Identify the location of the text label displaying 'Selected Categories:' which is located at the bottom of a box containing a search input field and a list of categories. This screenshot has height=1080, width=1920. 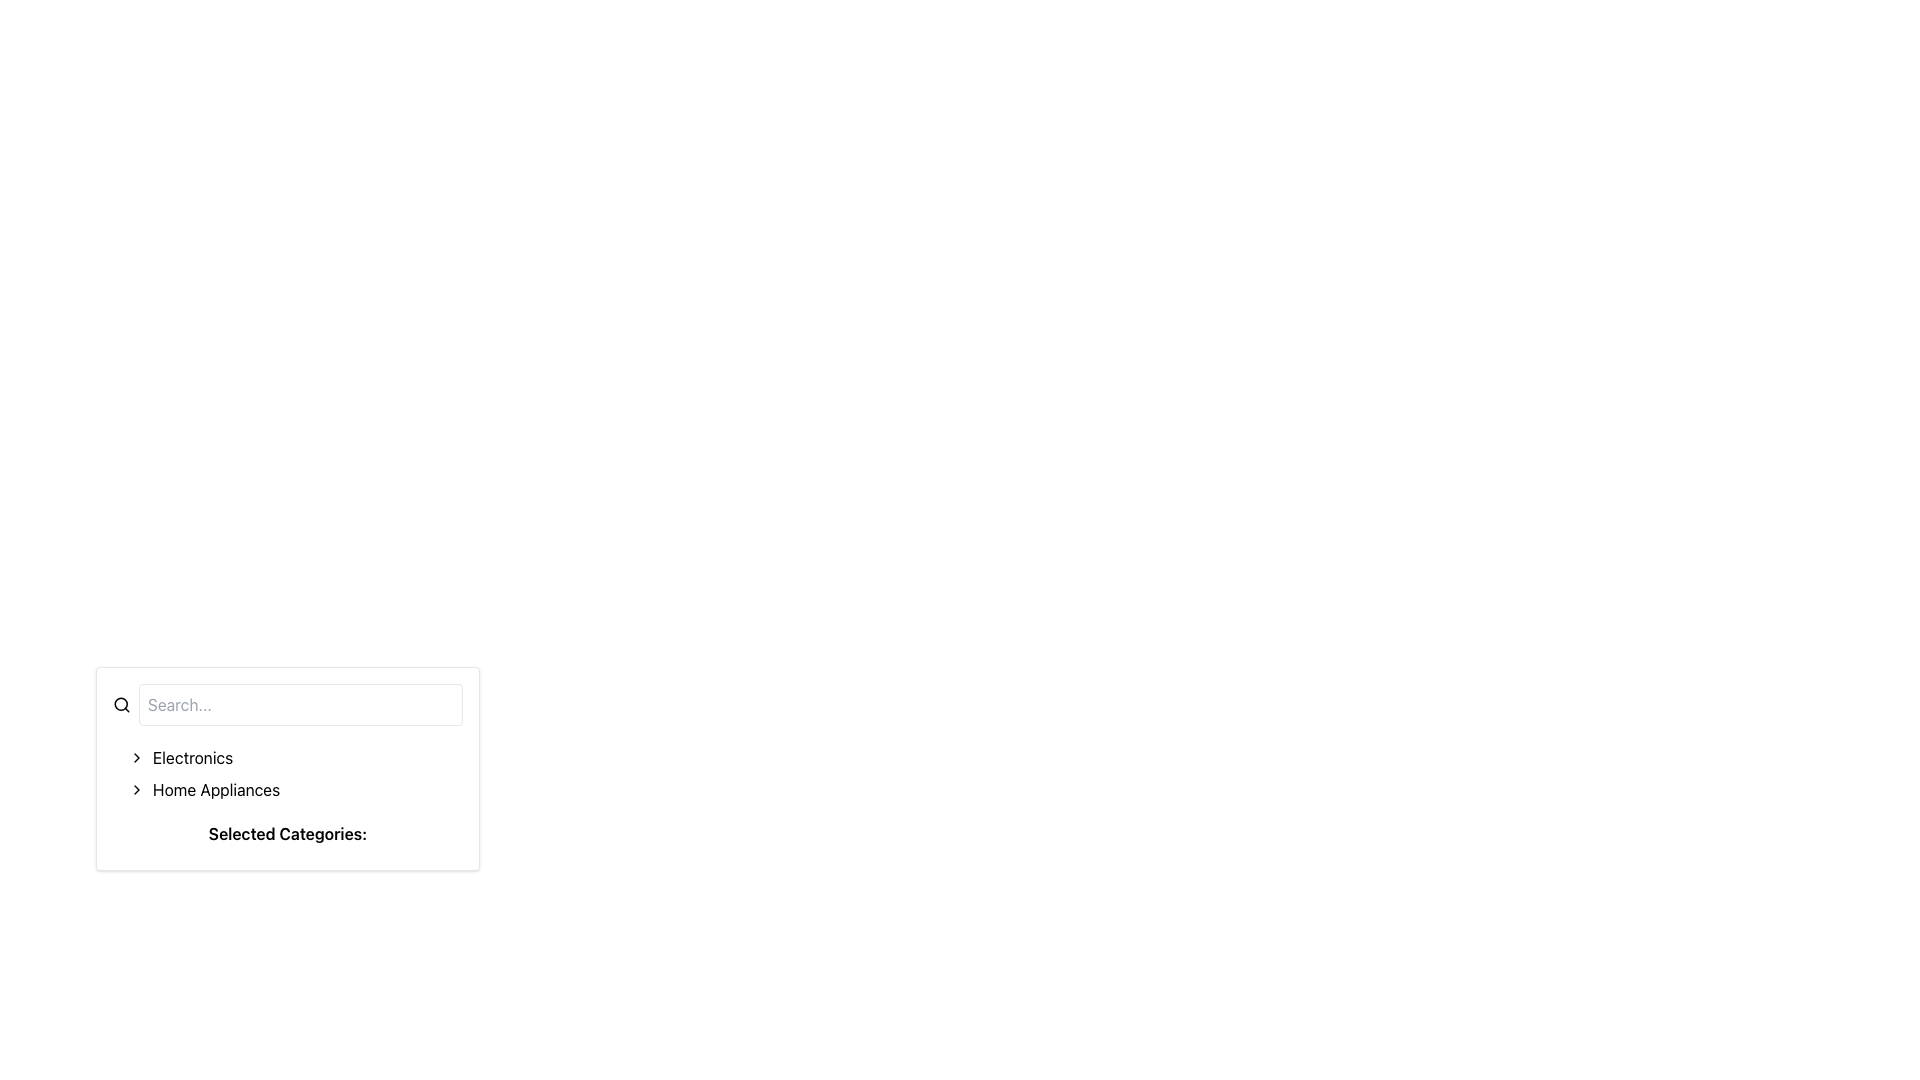
(287, 837).